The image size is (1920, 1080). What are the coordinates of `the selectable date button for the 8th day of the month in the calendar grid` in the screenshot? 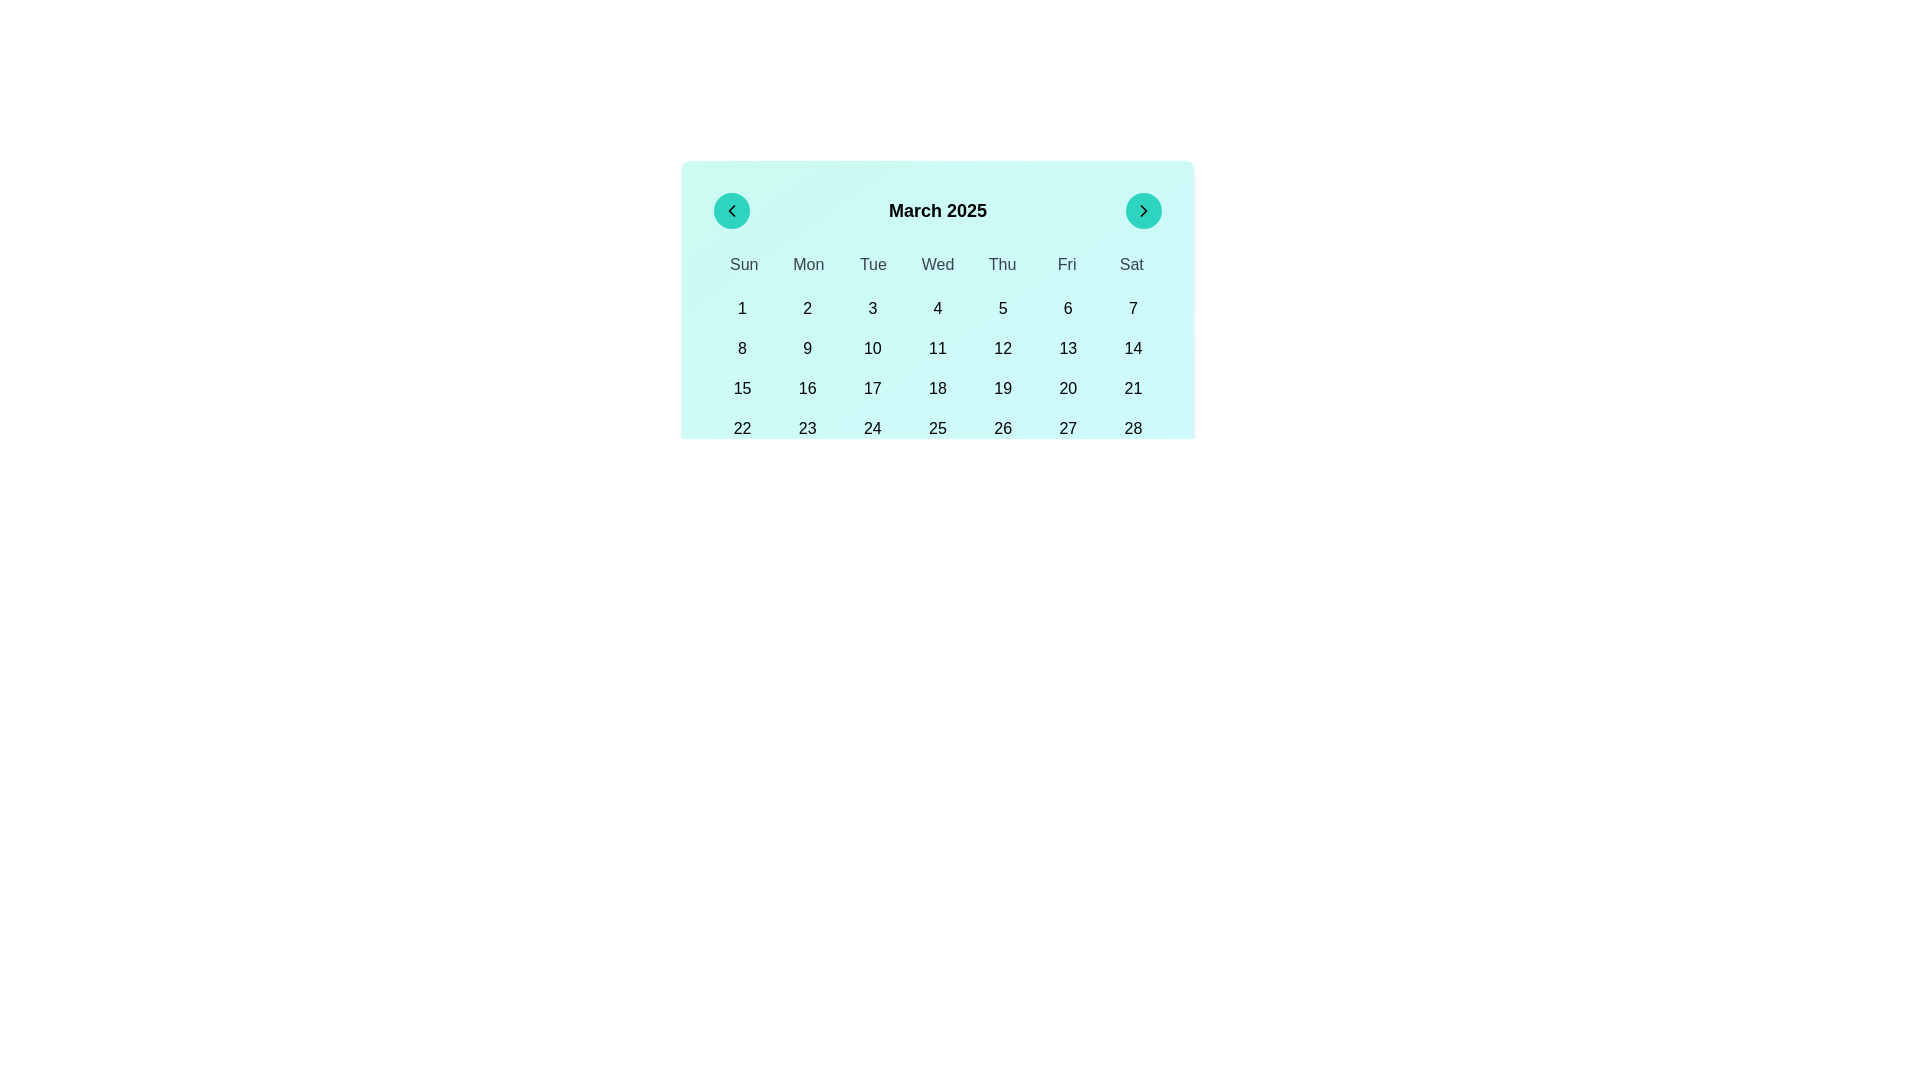 It's located at (741, 347).